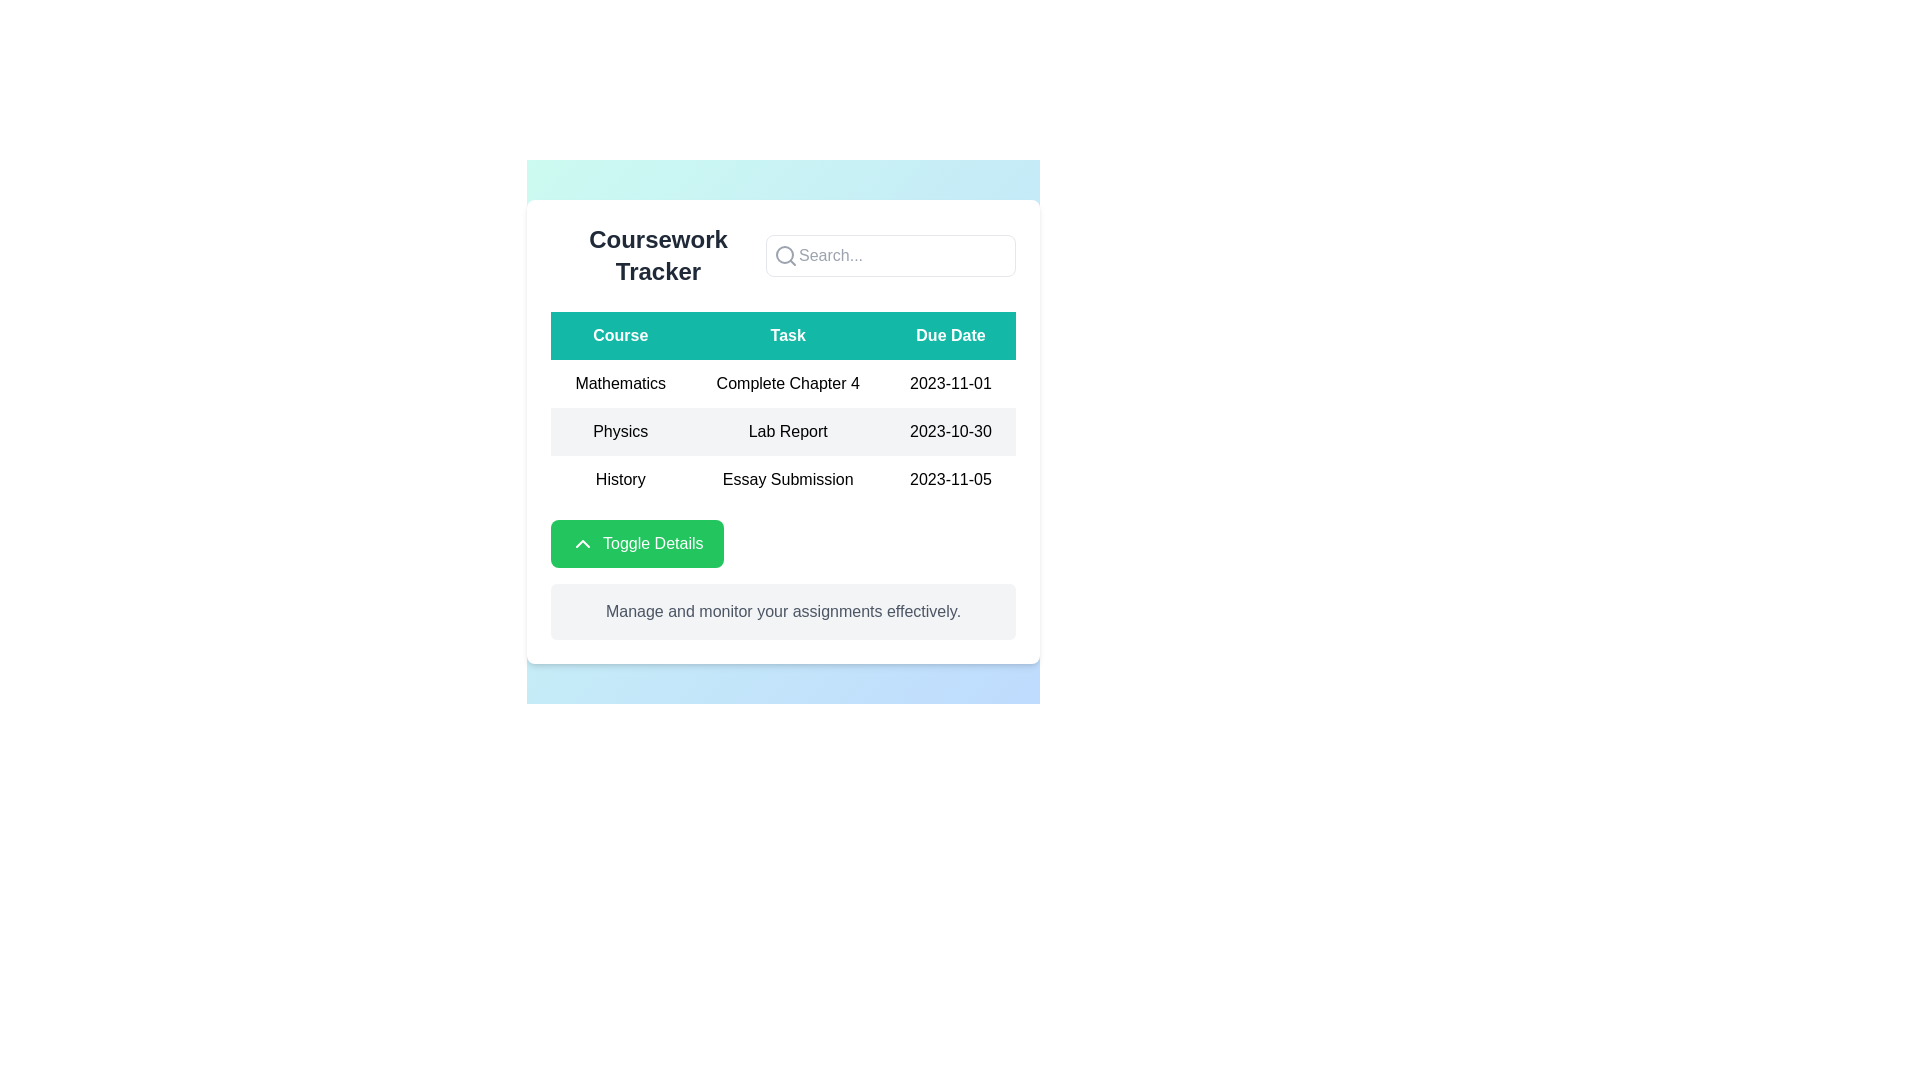 This screenshot has width=1920, height=1080. Describe the element at coordinates (782, 384) in the screenshot. I see `the first row in the task table displaying 'Mathematics', 'Complete Chapter 4', and '2023-11-01'` at that location.